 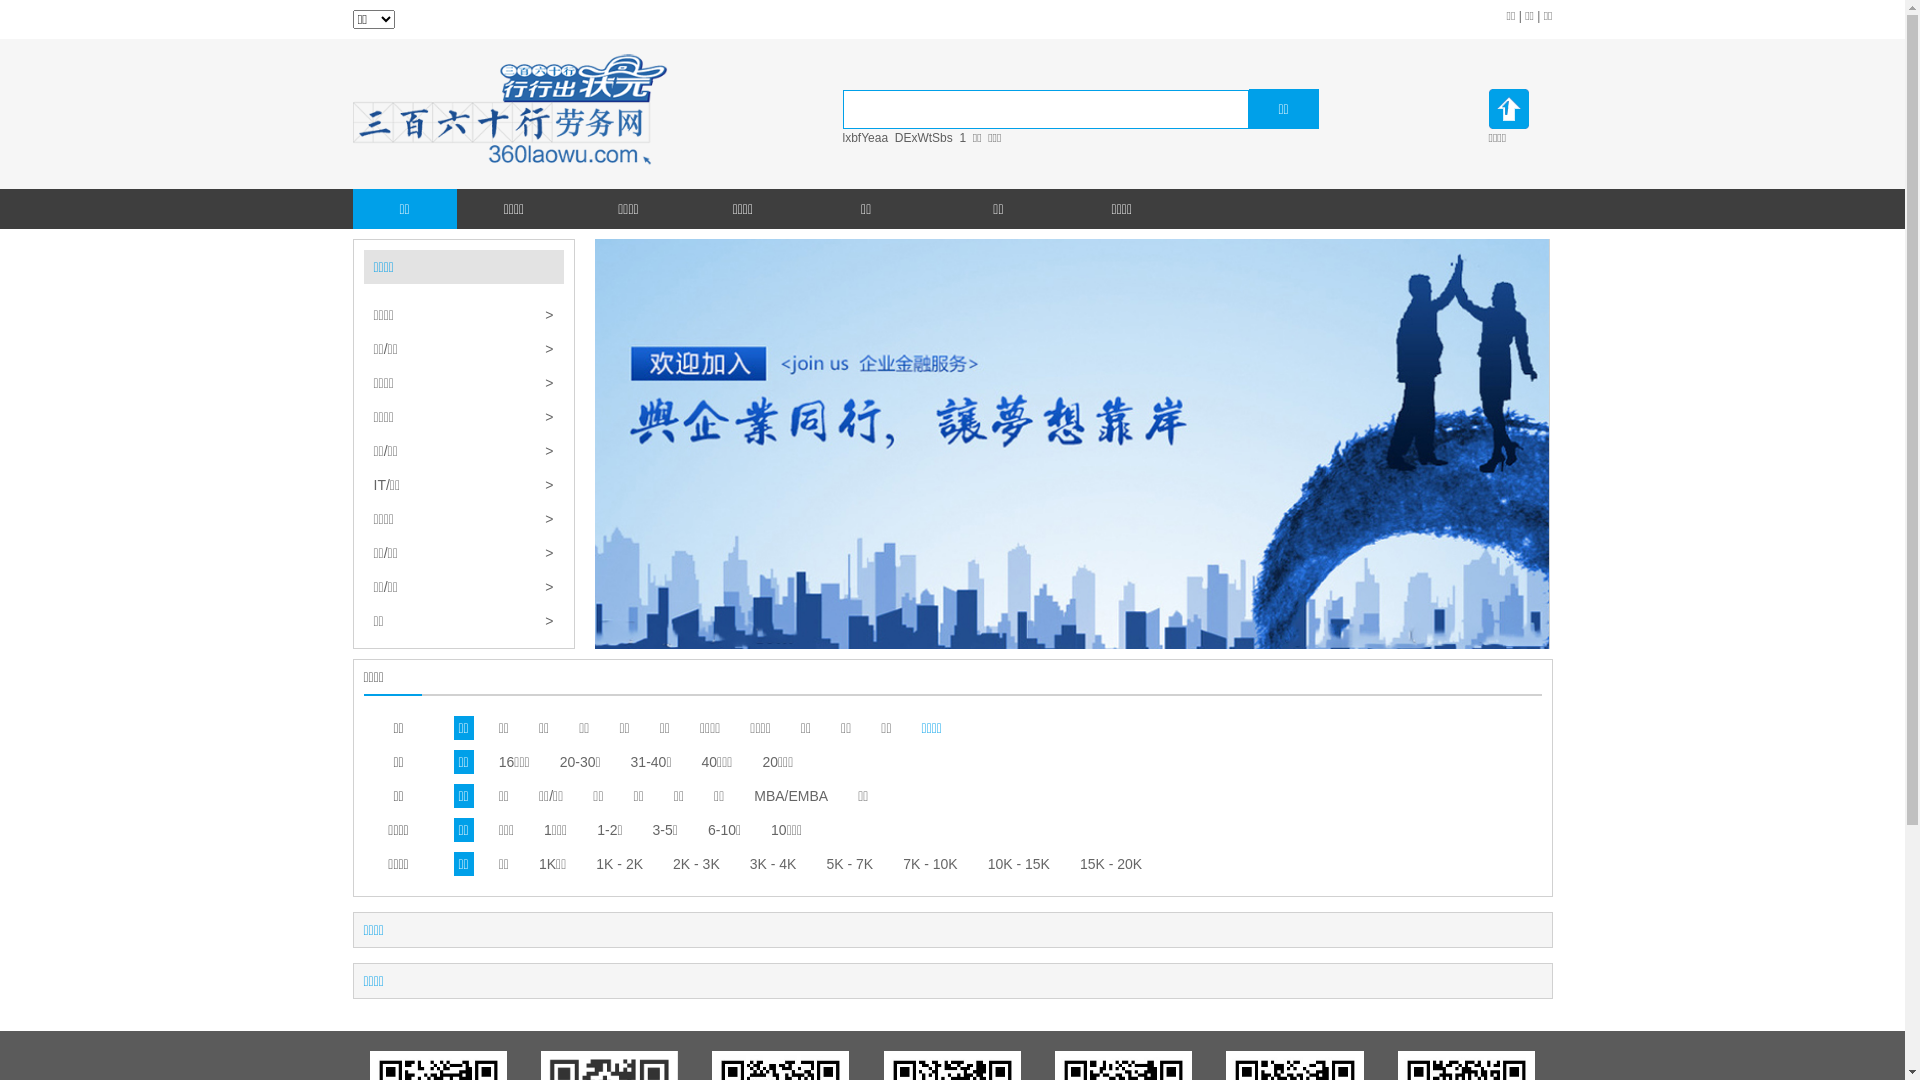 What do you see at coordinates (1109, 863) in the screenshot?
I see `'15K - 20K'` at bounding box center [1109, 863].